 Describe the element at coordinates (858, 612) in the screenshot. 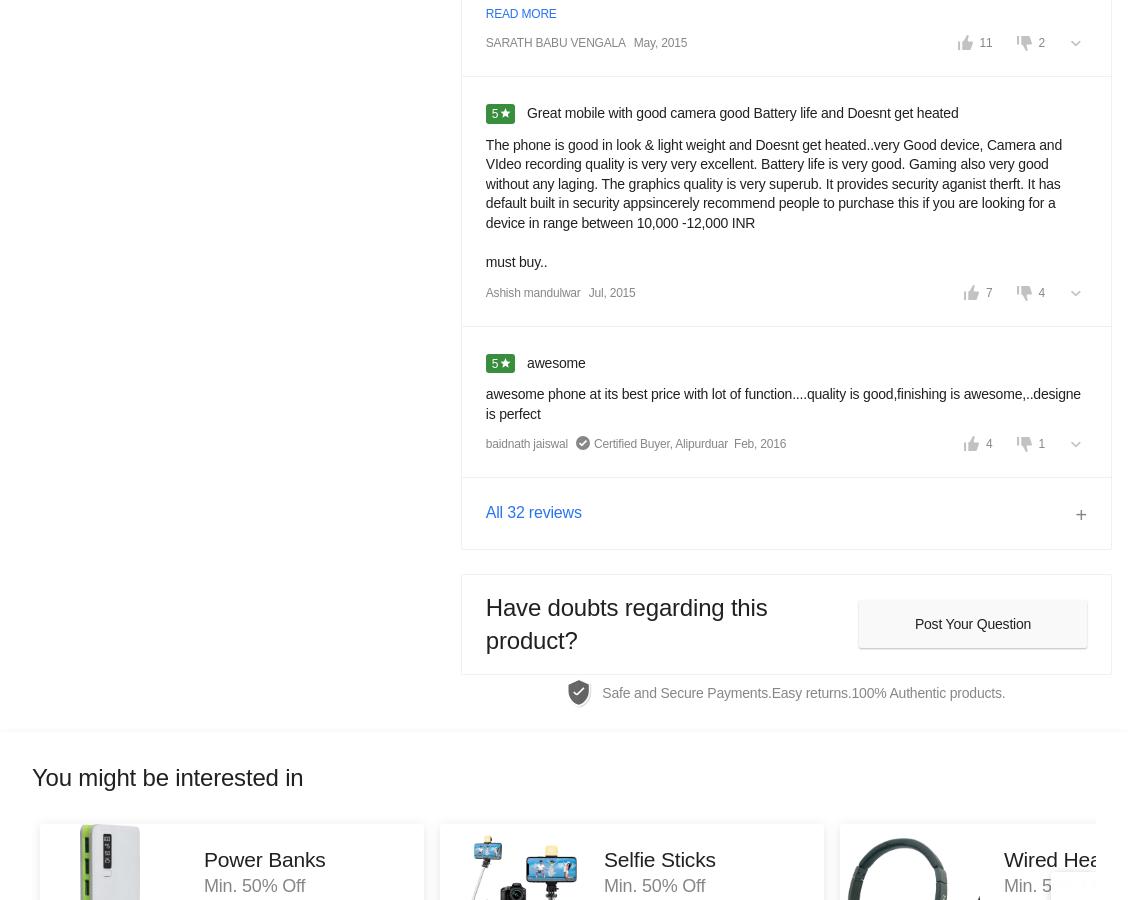

I see `'BSI II Sensor, Flash Support, Auto Focus, Scene Detection and Tuning, High Dynamic Range, Low Light Enhancement, Face Recognition, Vertical and Horizontal Panorama Capture, Geo-tagging'` at that location.